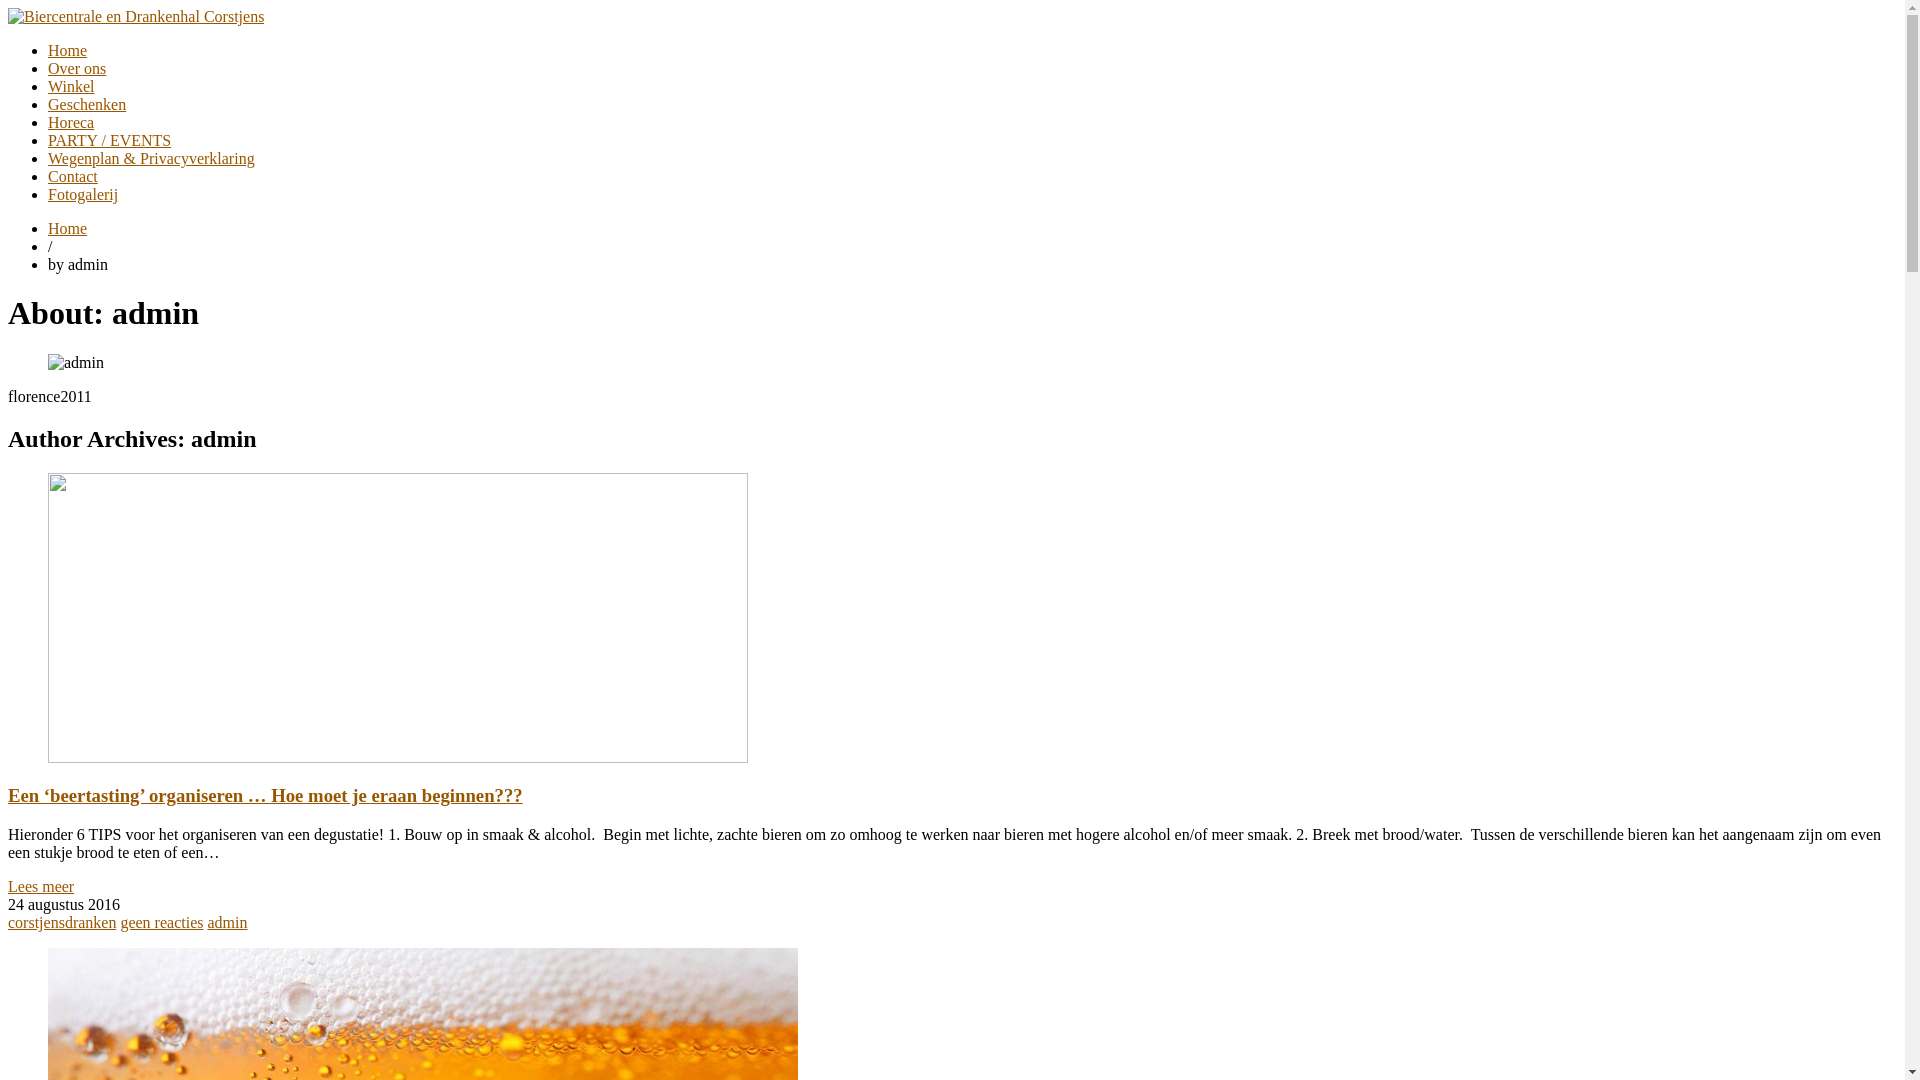 The width and height of the screenshot is (1920, 1080). Describe the element at coordinates (161, 922) in the screenshot. I see `'geen reacties'` at that location.